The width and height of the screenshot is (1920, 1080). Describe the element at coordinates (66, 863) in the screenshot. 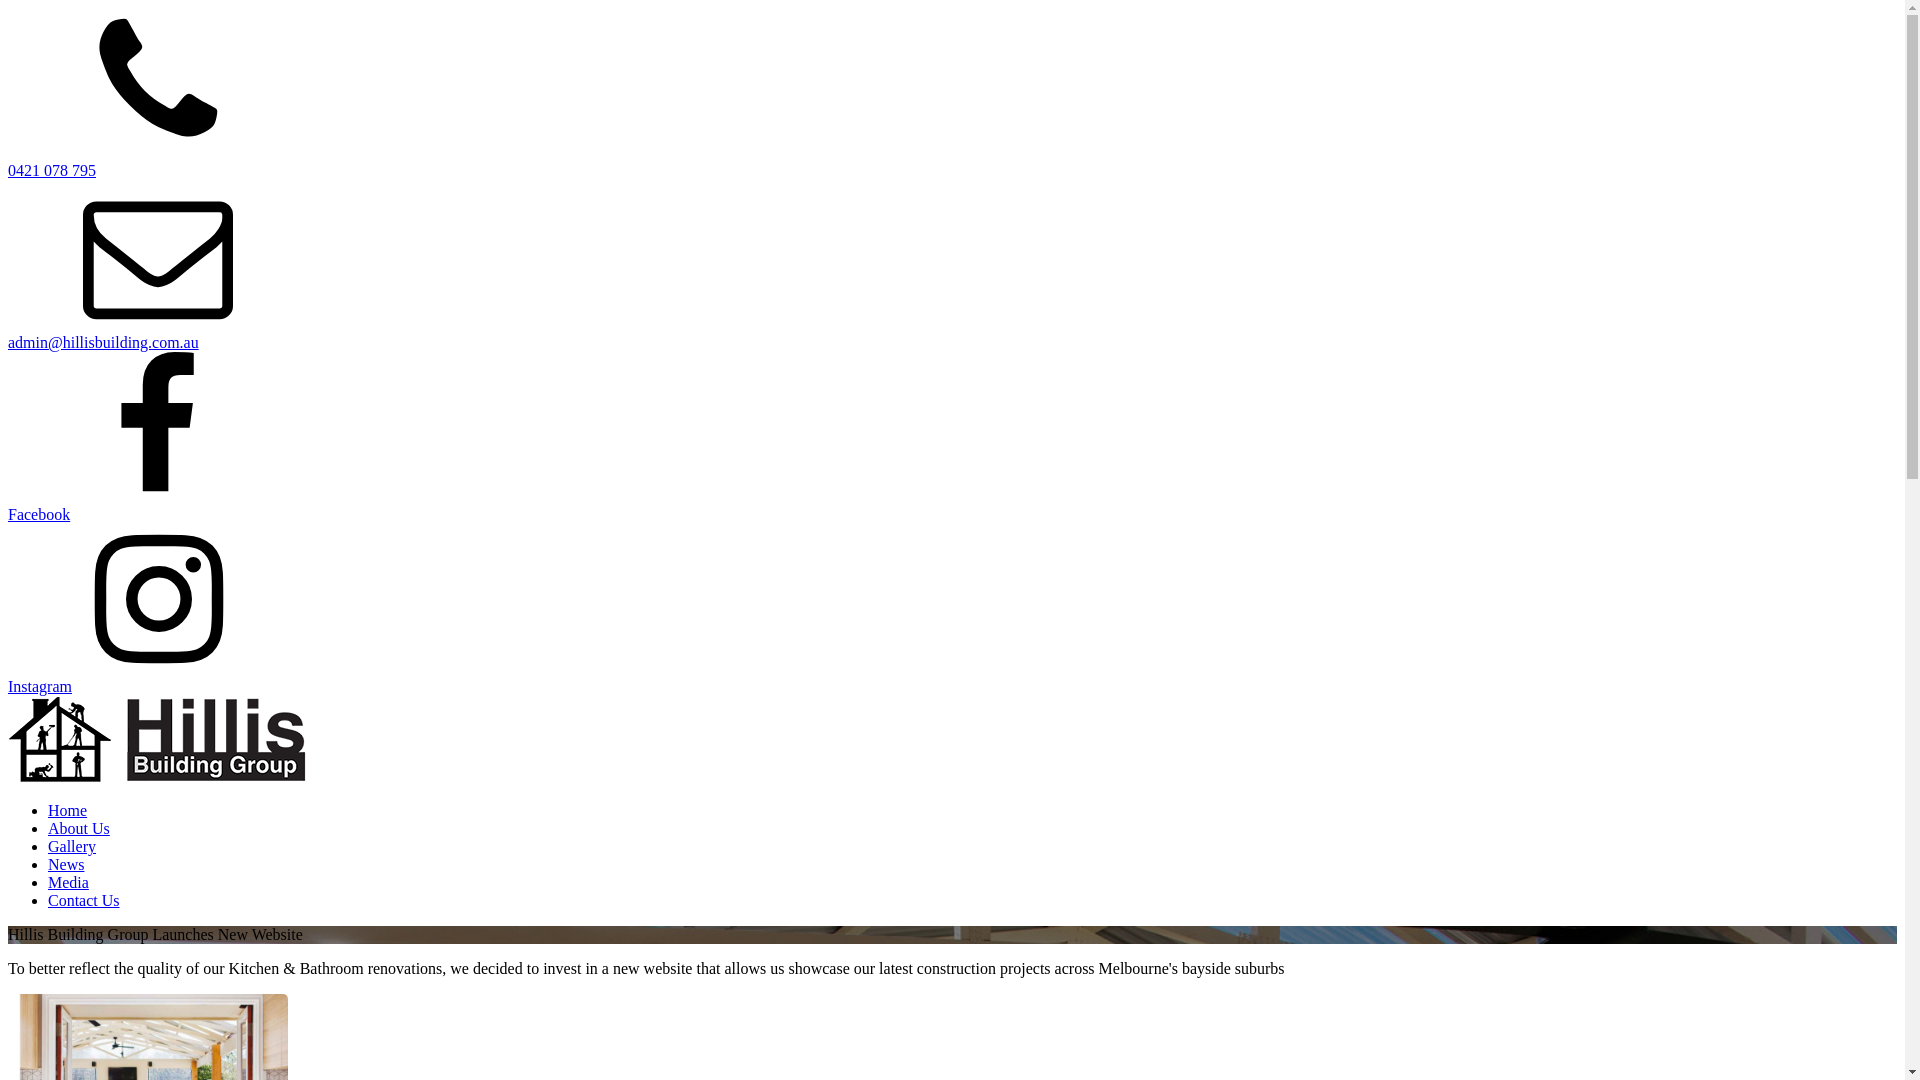

I see `'News'` at that location.